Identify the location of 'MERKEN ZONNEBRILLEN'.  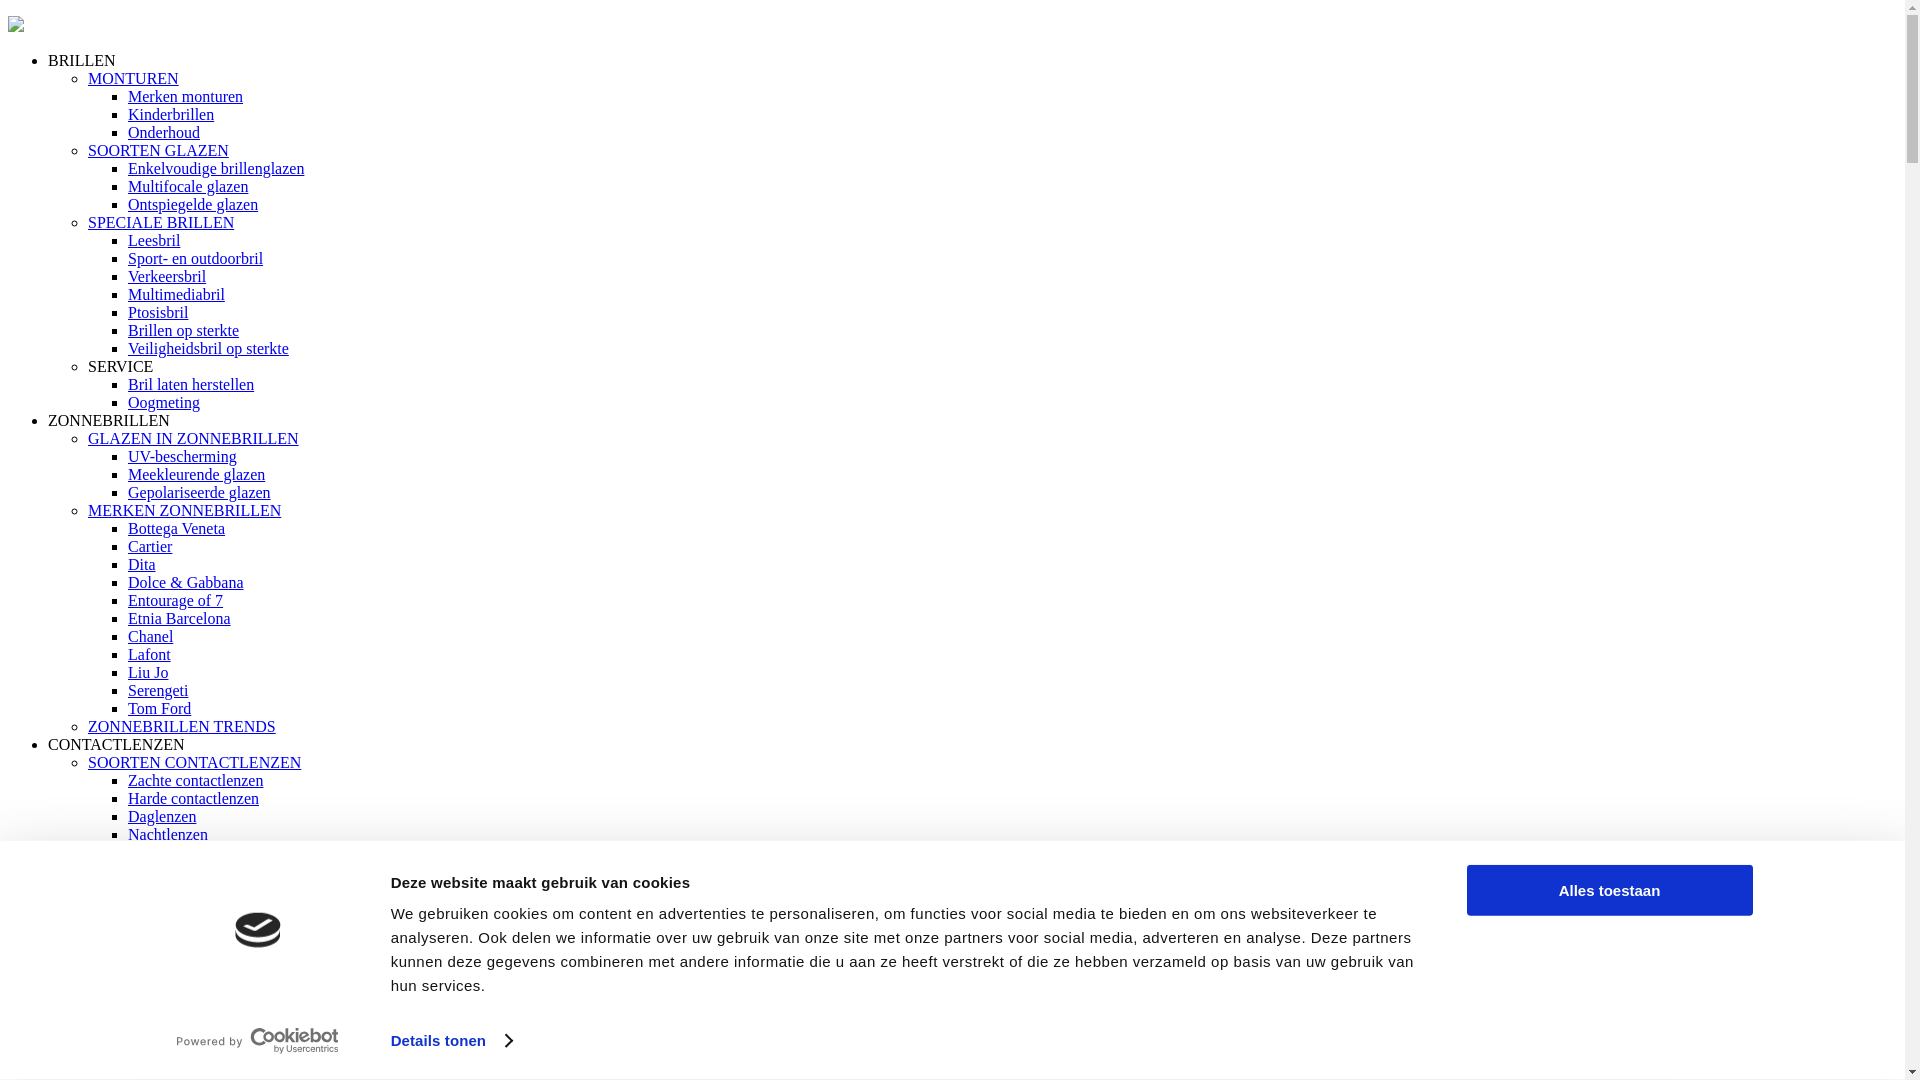
(184, 509).